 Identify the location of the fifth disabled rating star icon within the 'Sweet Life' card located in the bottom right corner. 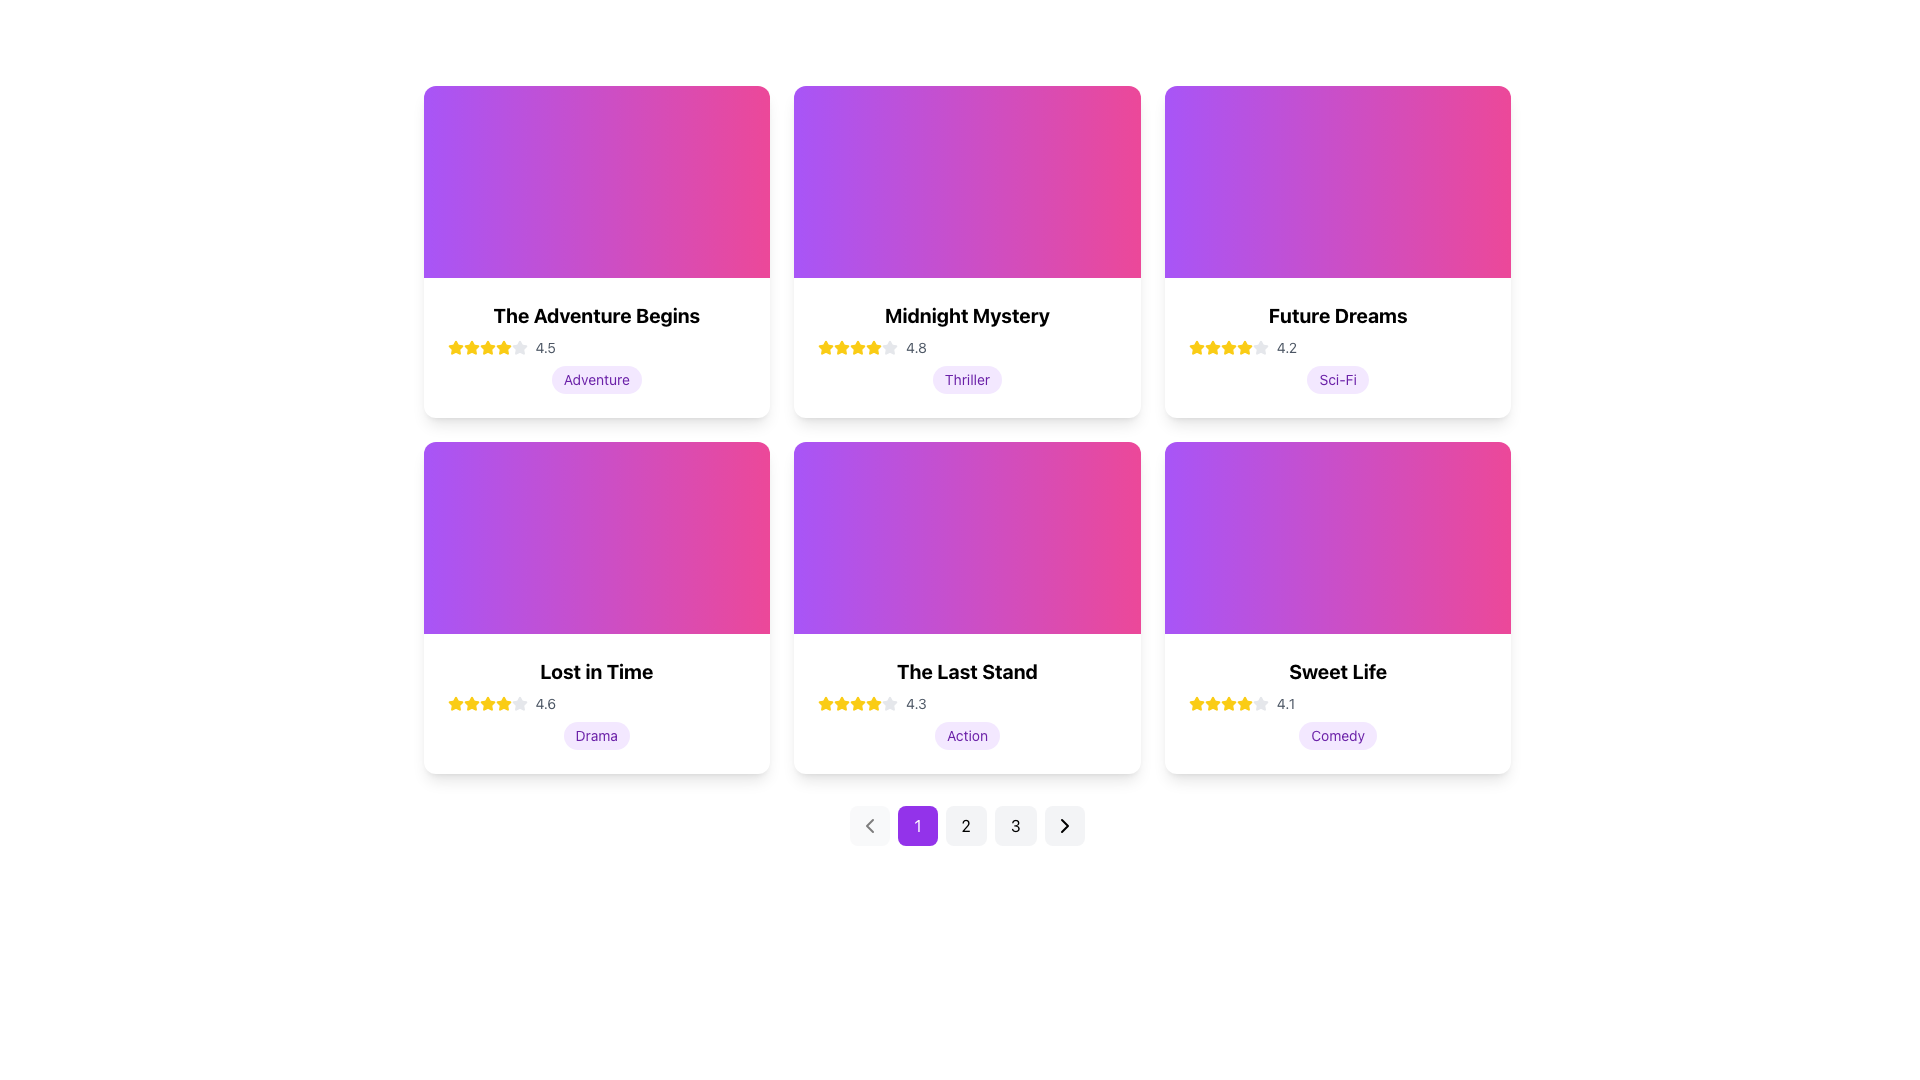
(1259, 703).